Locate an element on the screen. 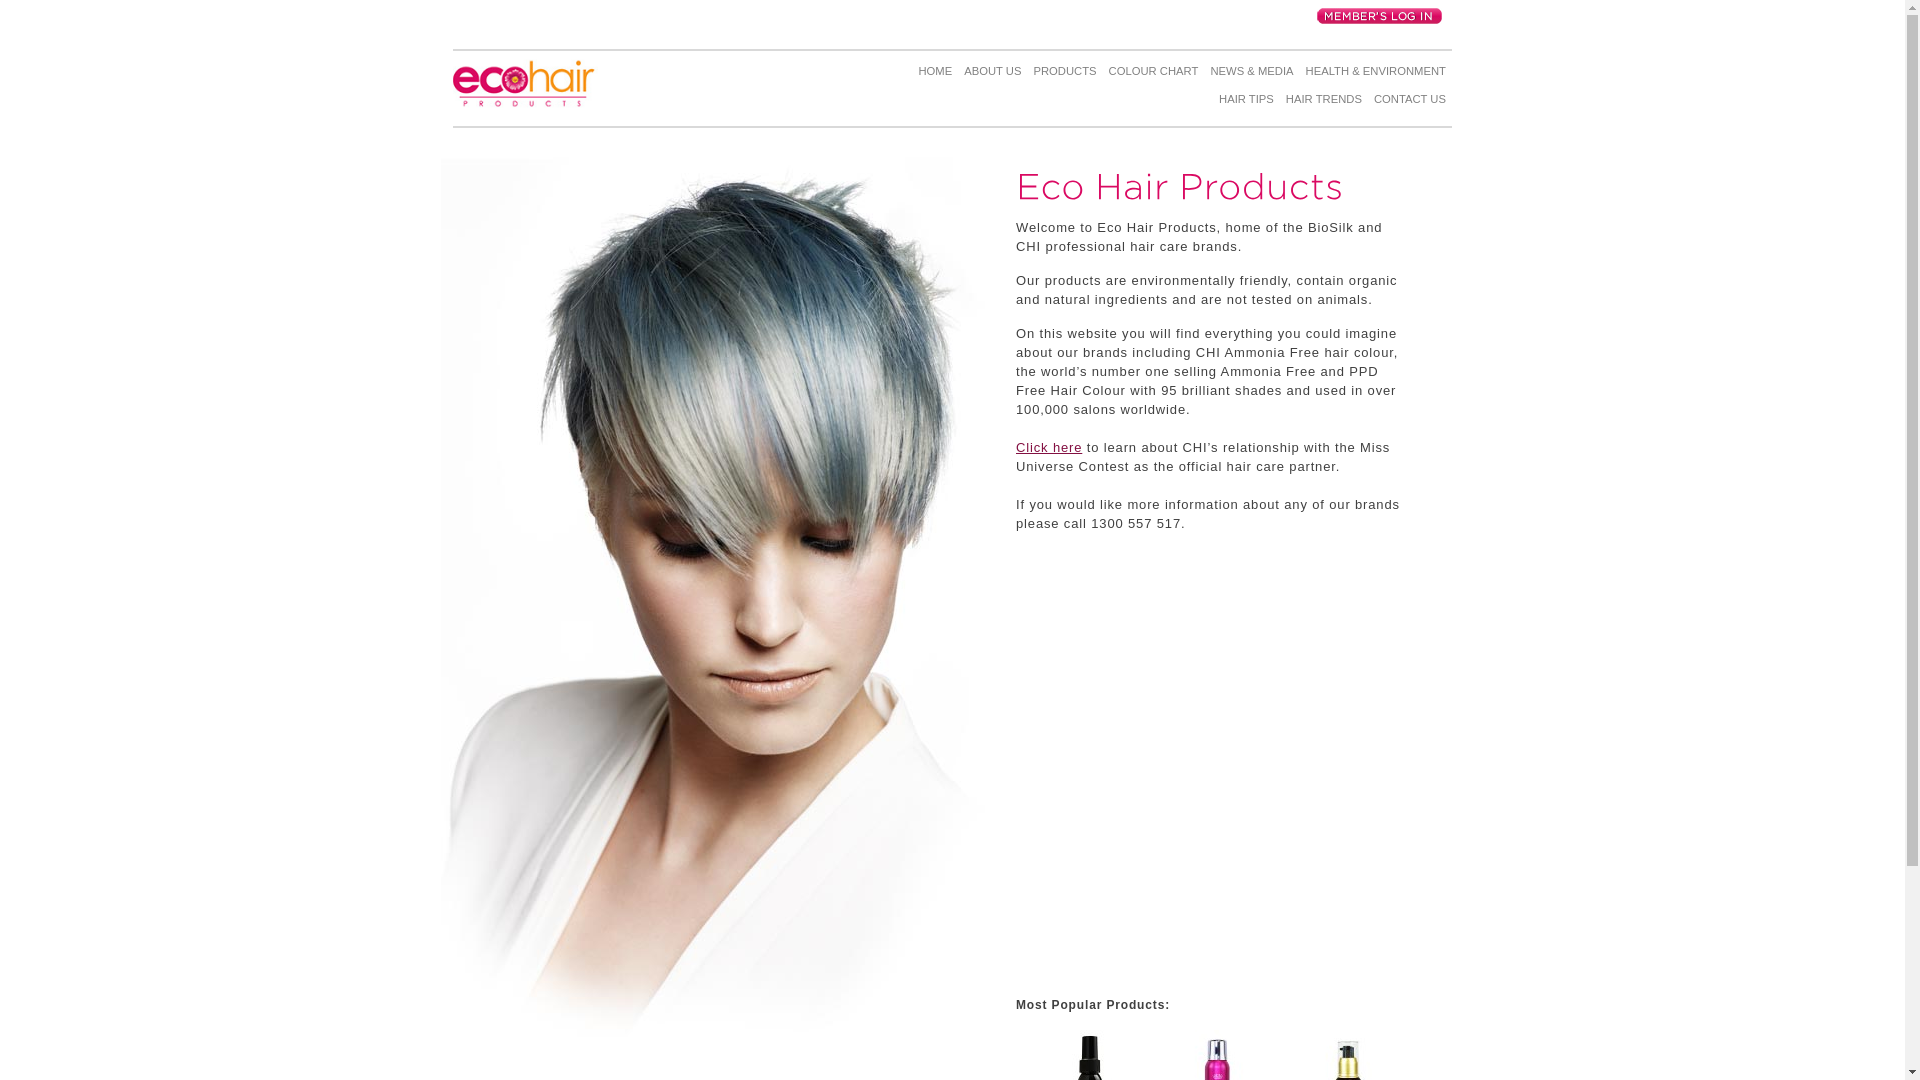  'PRODUCTS' is located at coordinates (1027, 73).